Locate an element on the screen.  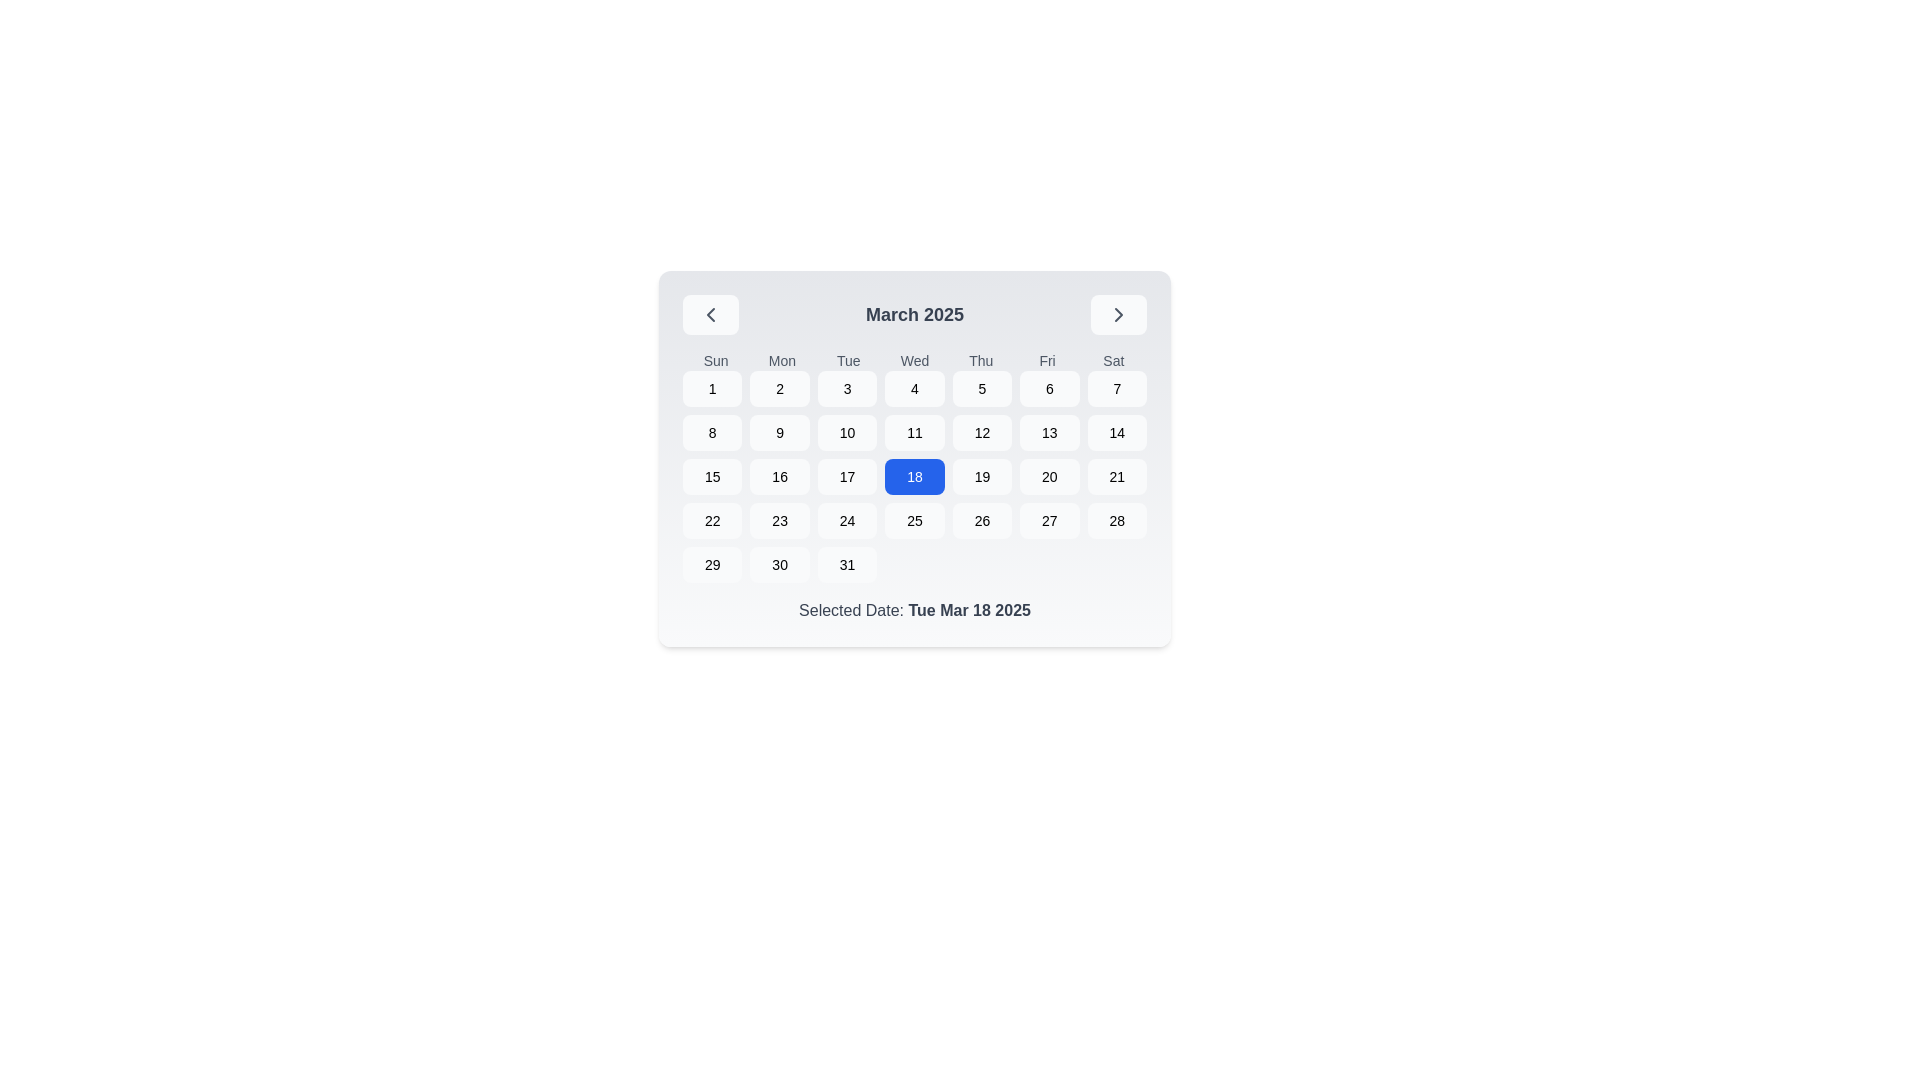
the button representing the 26th day of March 2025 in the calendar grid is located at coordinates (982, 519).